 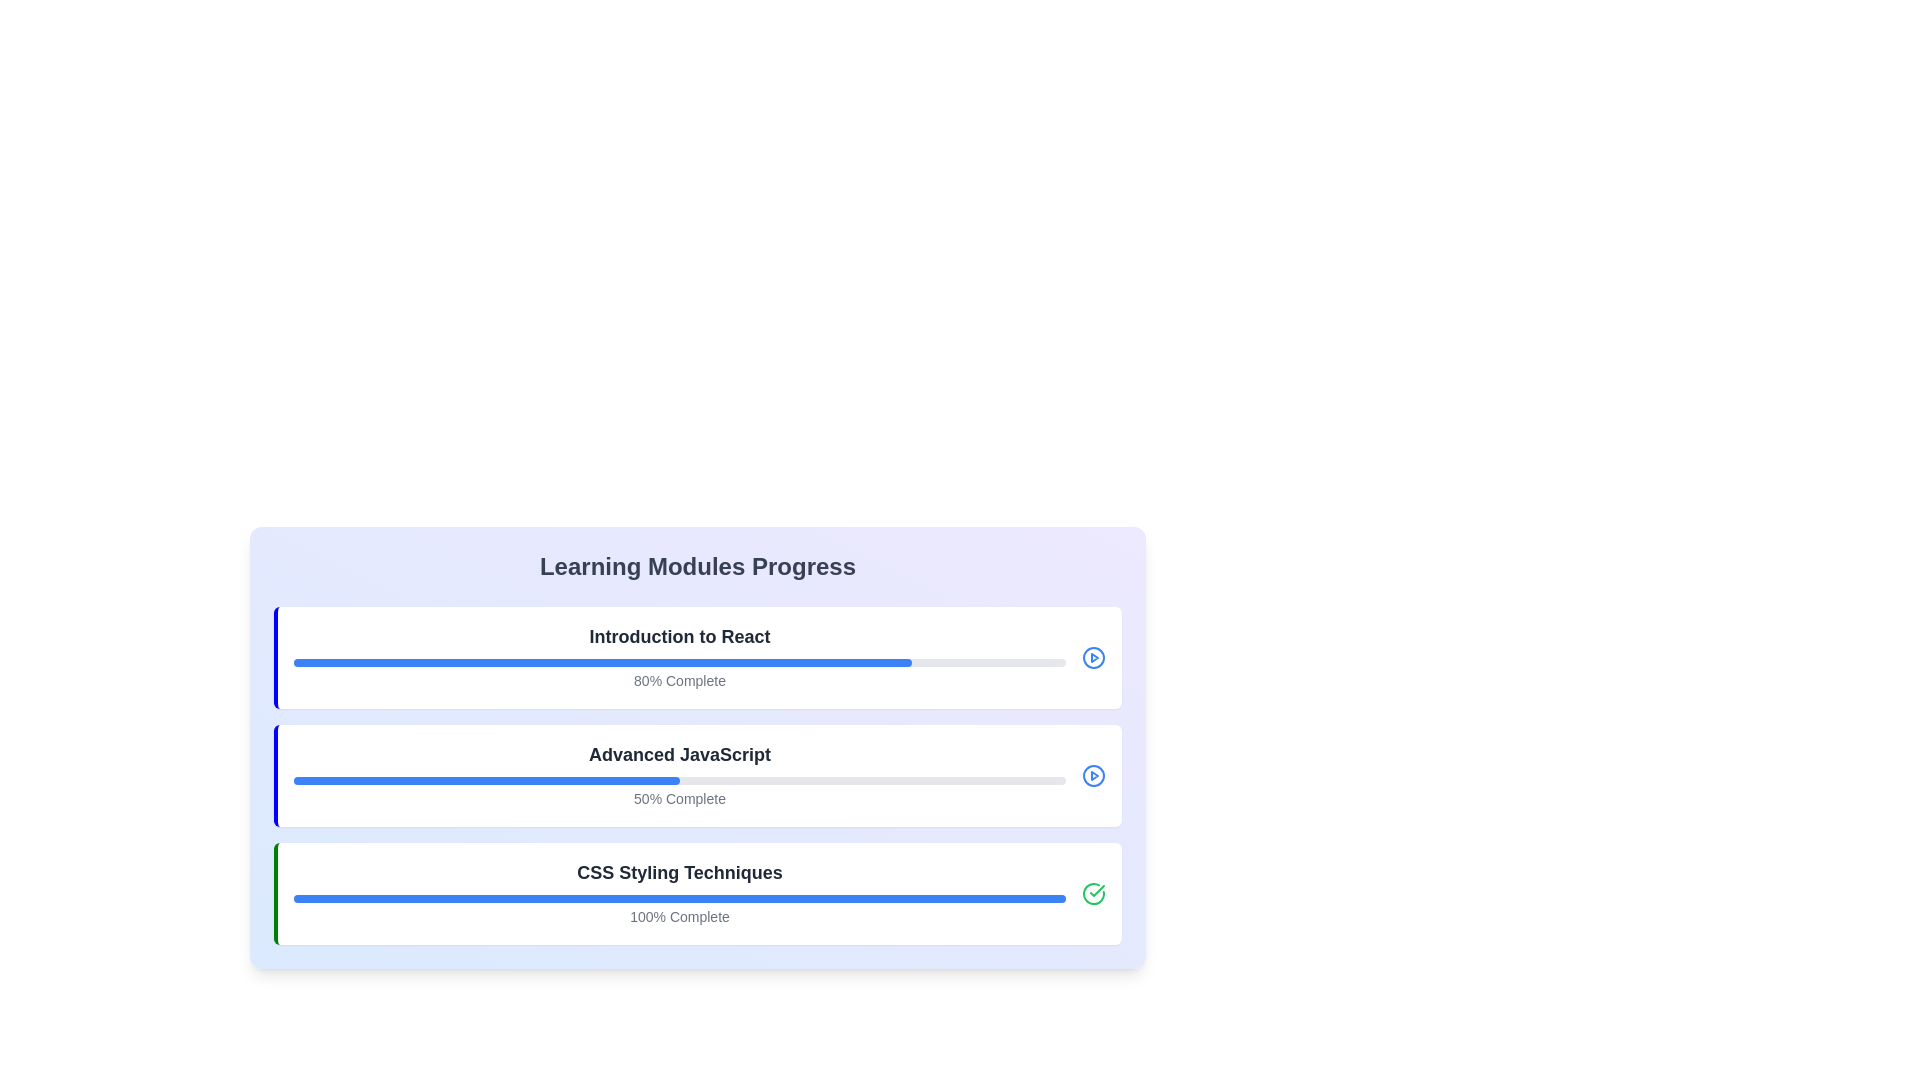 I want to click on the Progress Card representing the completion percentage of the 'CSS Styling Techniques' learning module, which is the third card in the vertically stacked list within the 'Learning Modules Progress' panel, so click(x=680, y=893).